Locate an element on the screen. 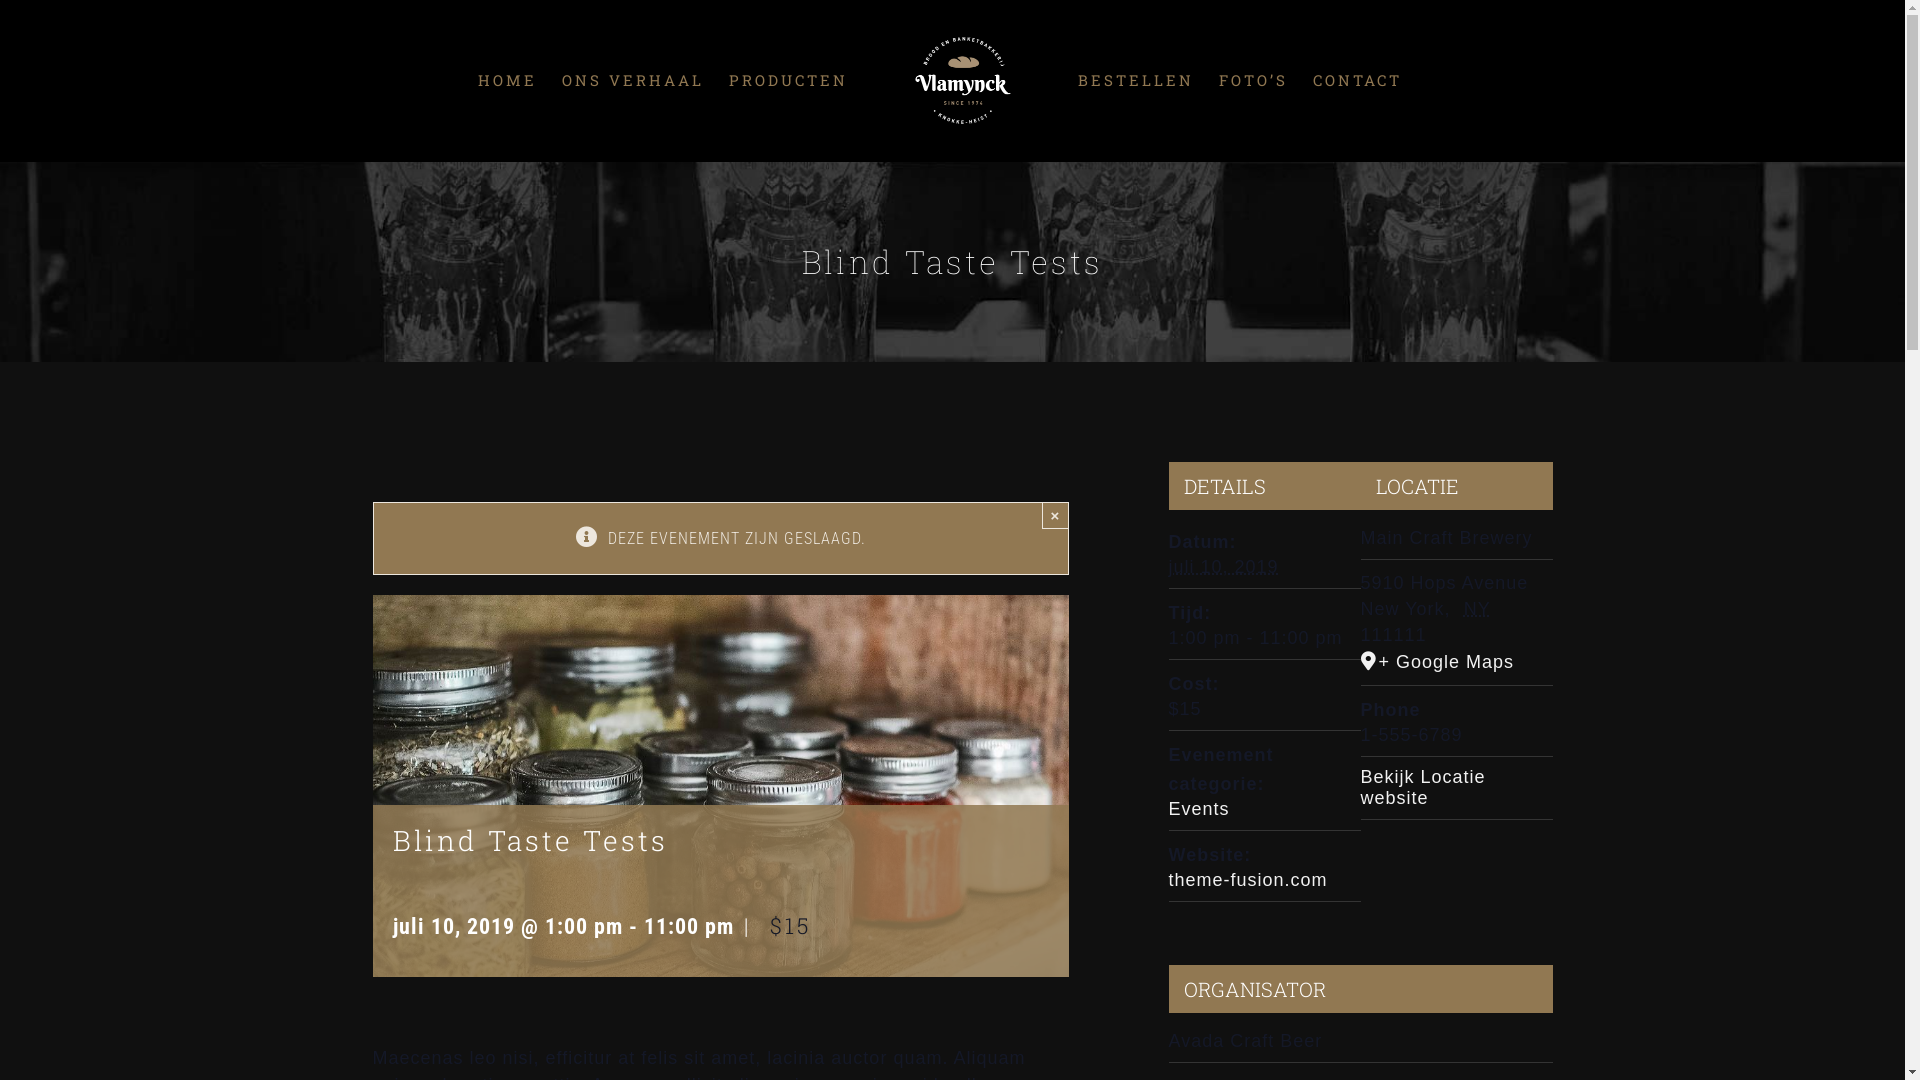 The width and height of the screenshot is (1920, 1080). 'theme-fusion.com' is located at coordinates (1246, 878).